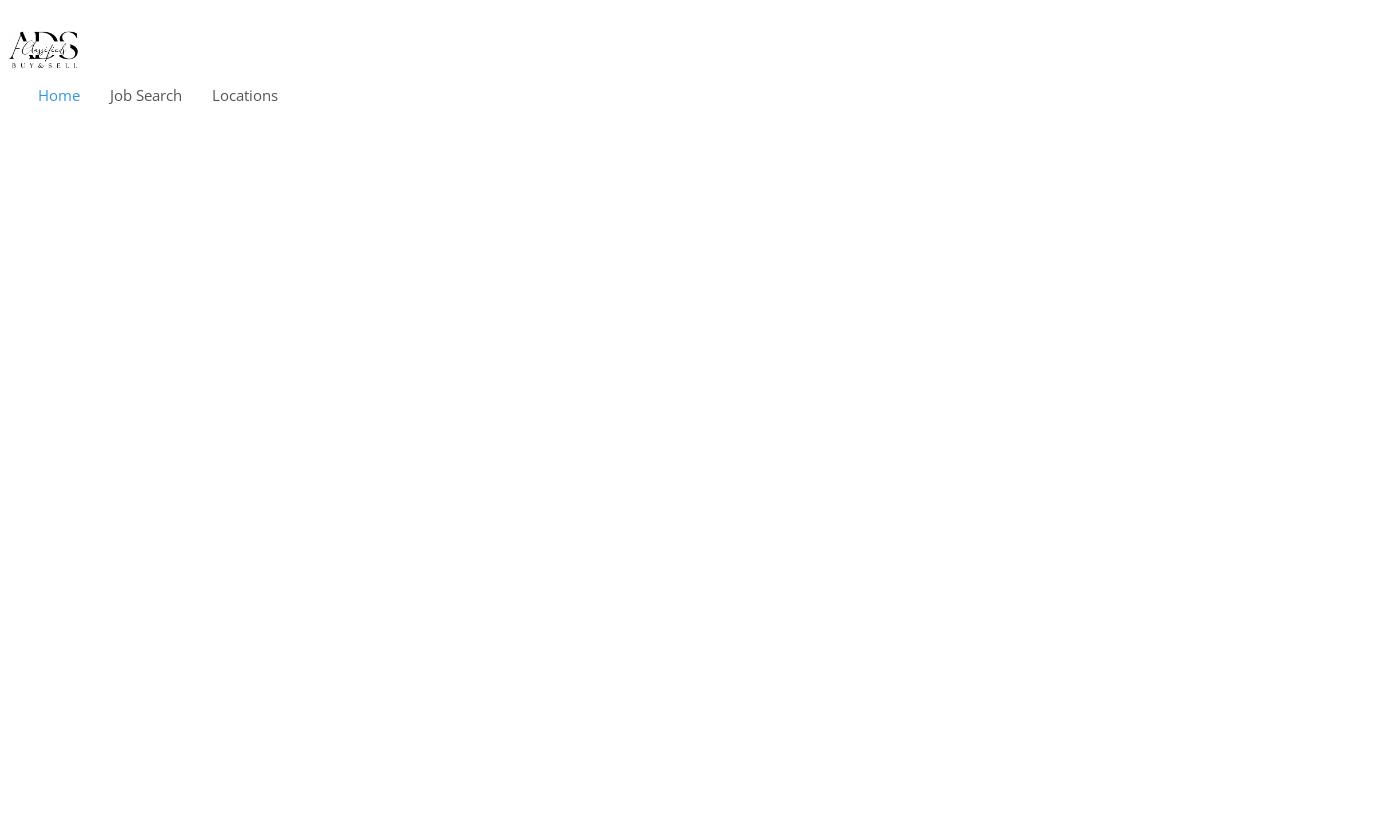 Image resolution: width=1400 pixels, height=840 pixels. I want to click on 'Germany', so click(262, 369).